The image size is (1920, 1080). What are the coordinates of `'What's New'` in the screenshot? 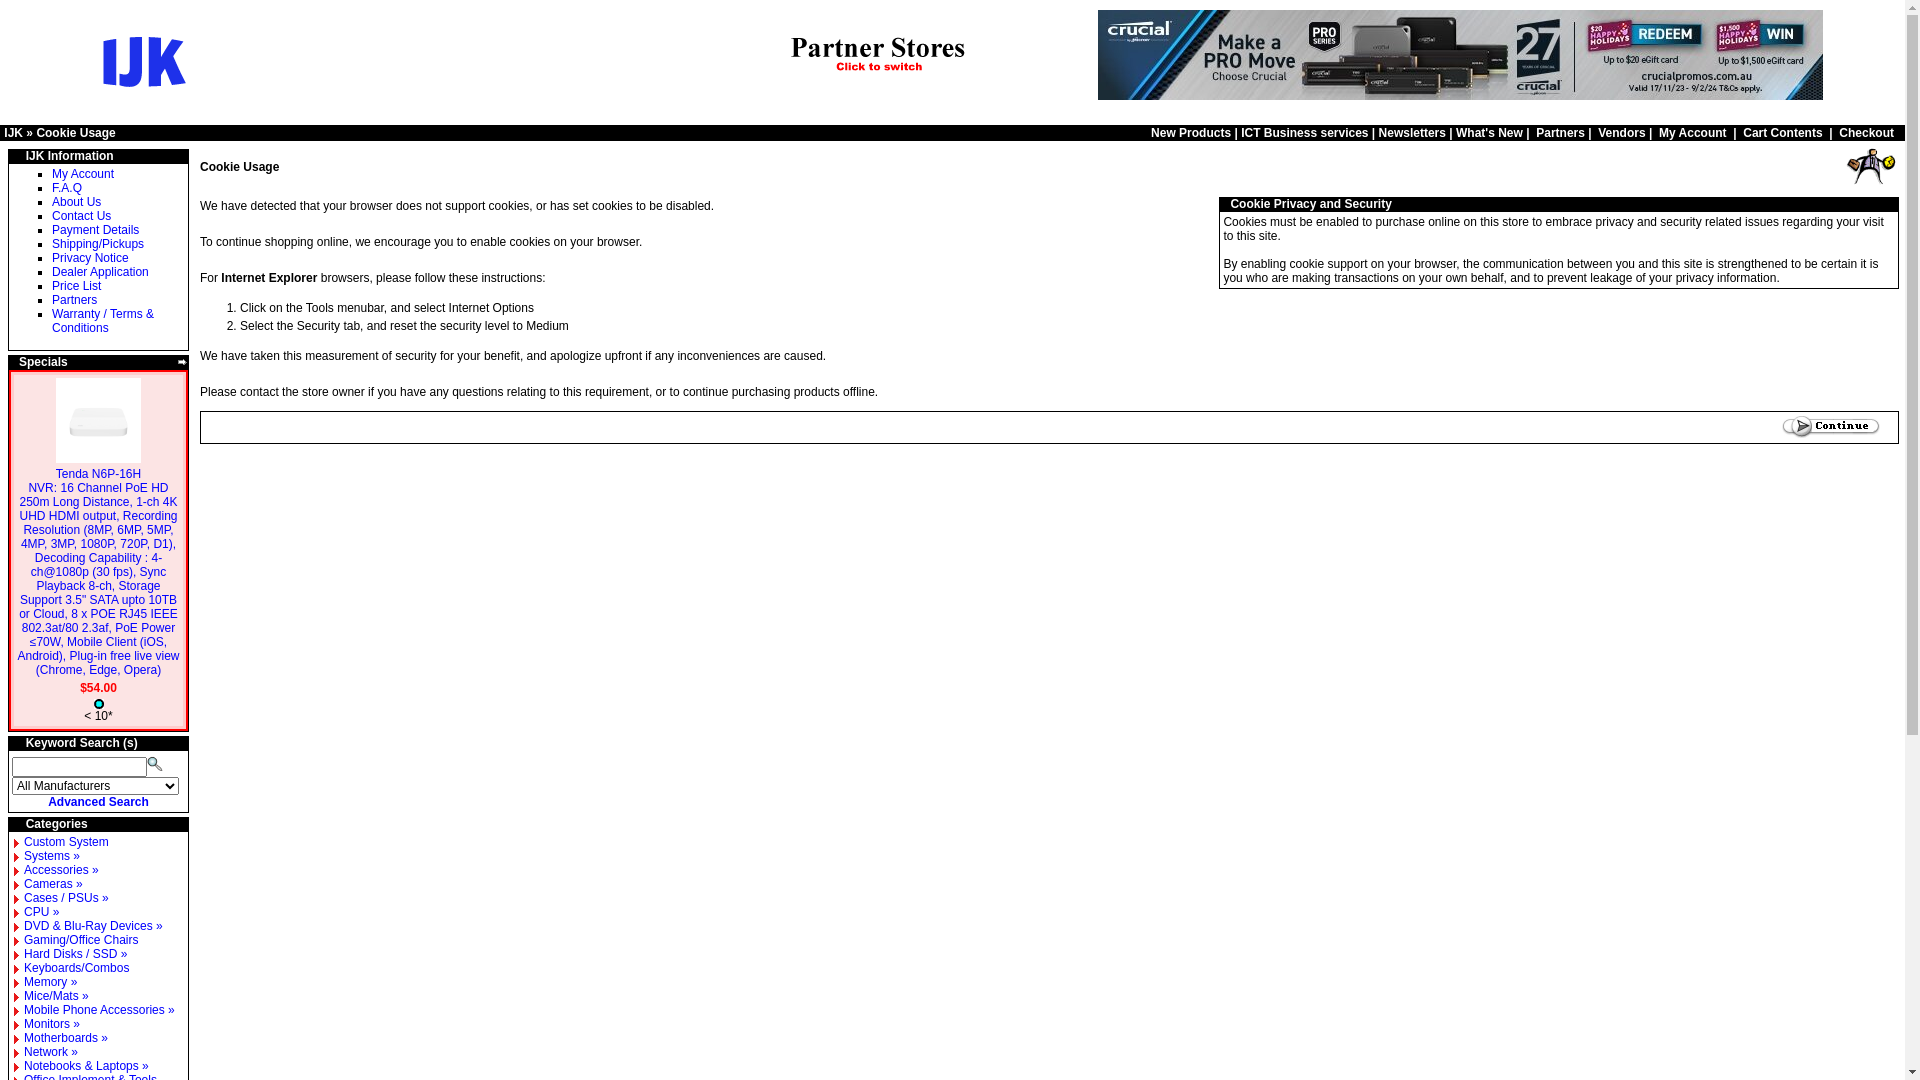 It's located at (1489, 132).